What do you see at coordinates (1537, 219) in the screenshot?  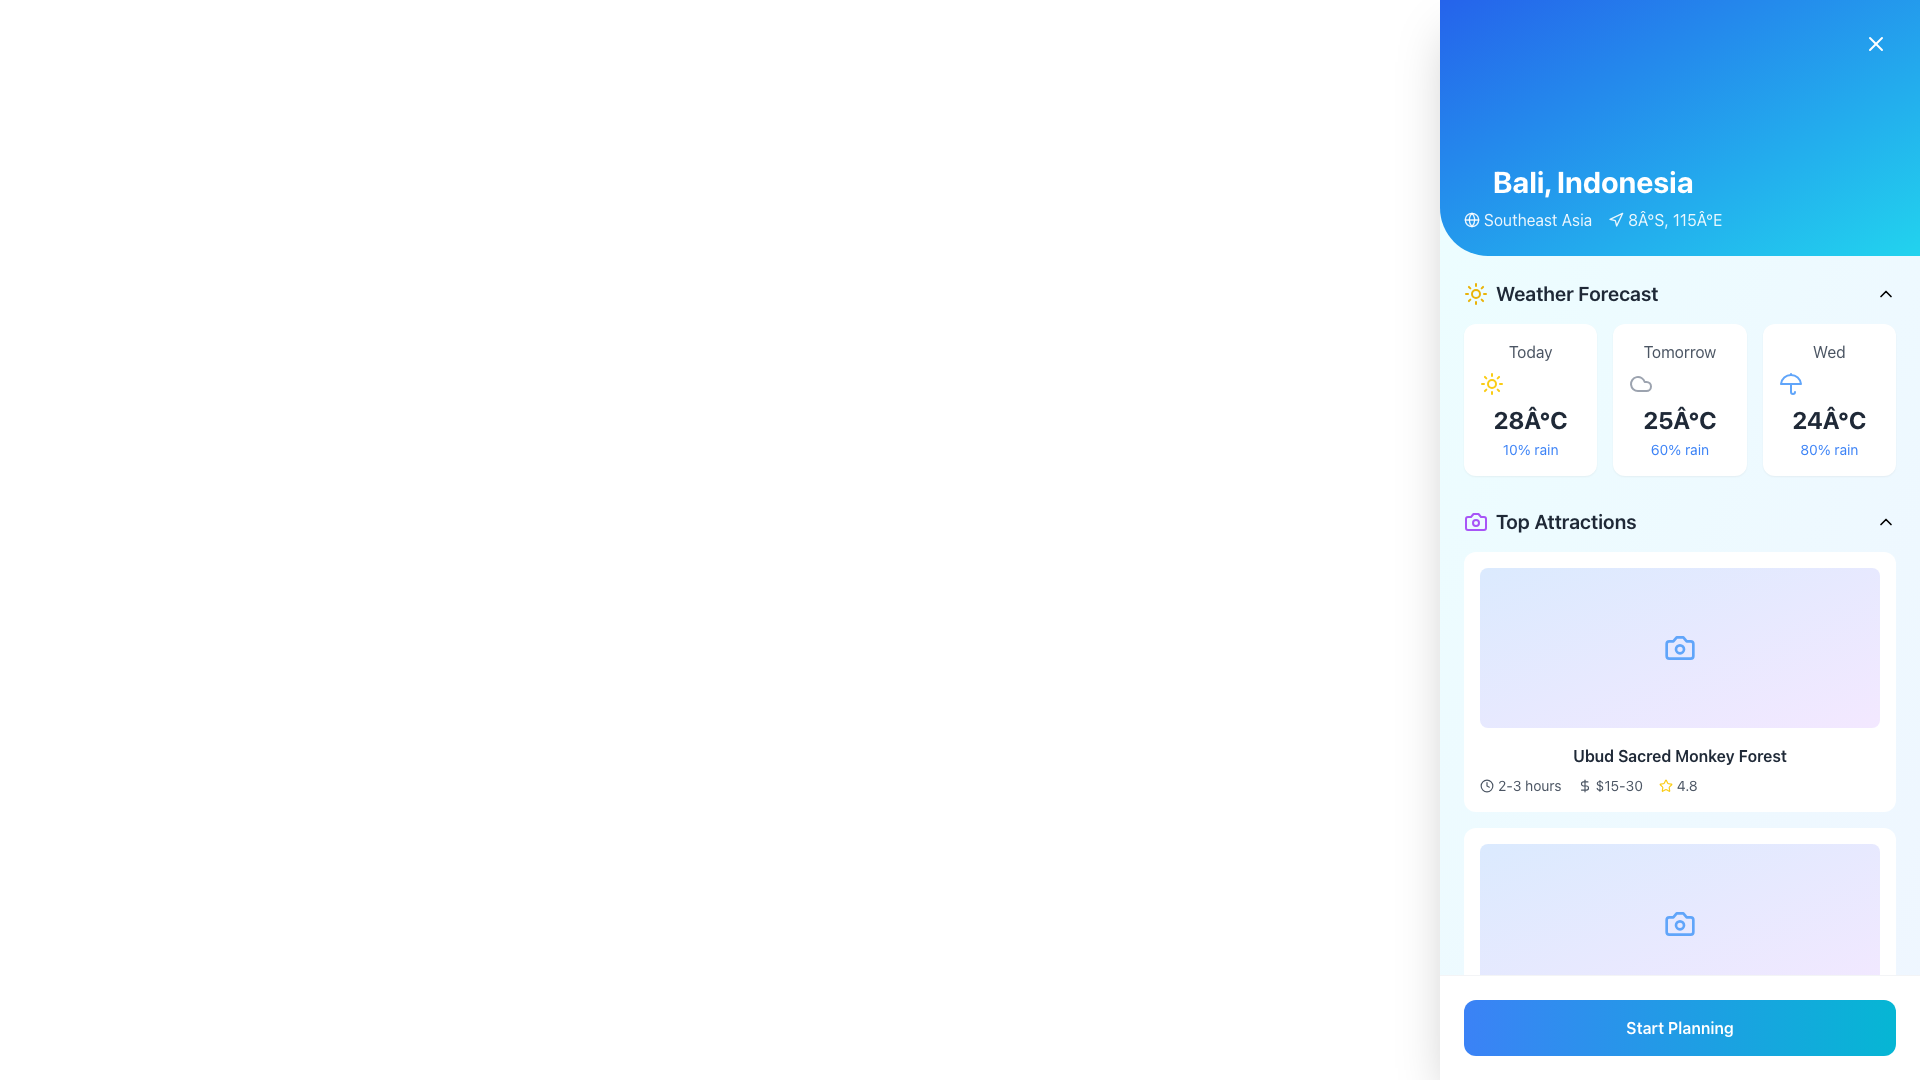 I see `the text label displaying 'Southeast Asia', which is styled in white against a gradient blue background, located beneath 'Bali, Indonesia'` at bounding box center [1537, 219].